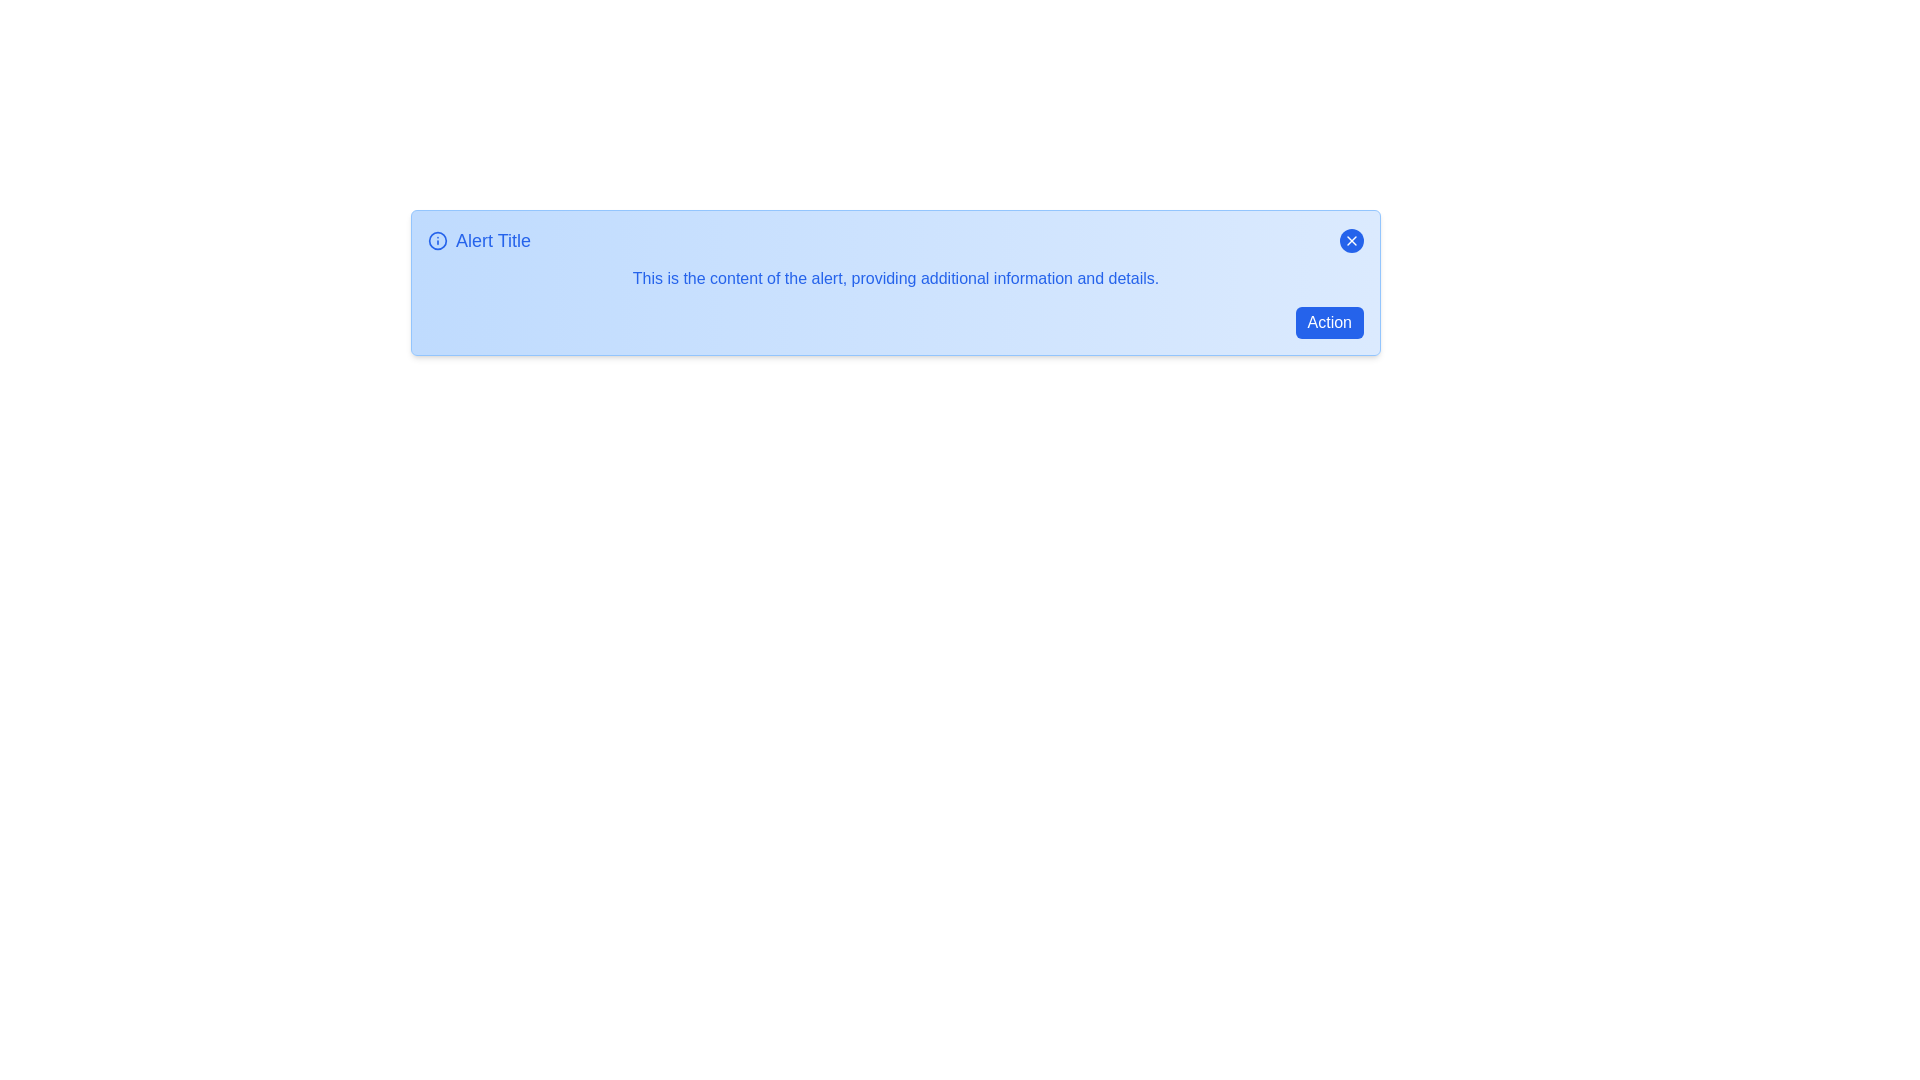 The width and height of the screenshot is (1920, 1080). What do you see at coordinates (1352, 239) in the screenshot?
I see `close button to dismiss the alert` at bounding box center [1352, 239].